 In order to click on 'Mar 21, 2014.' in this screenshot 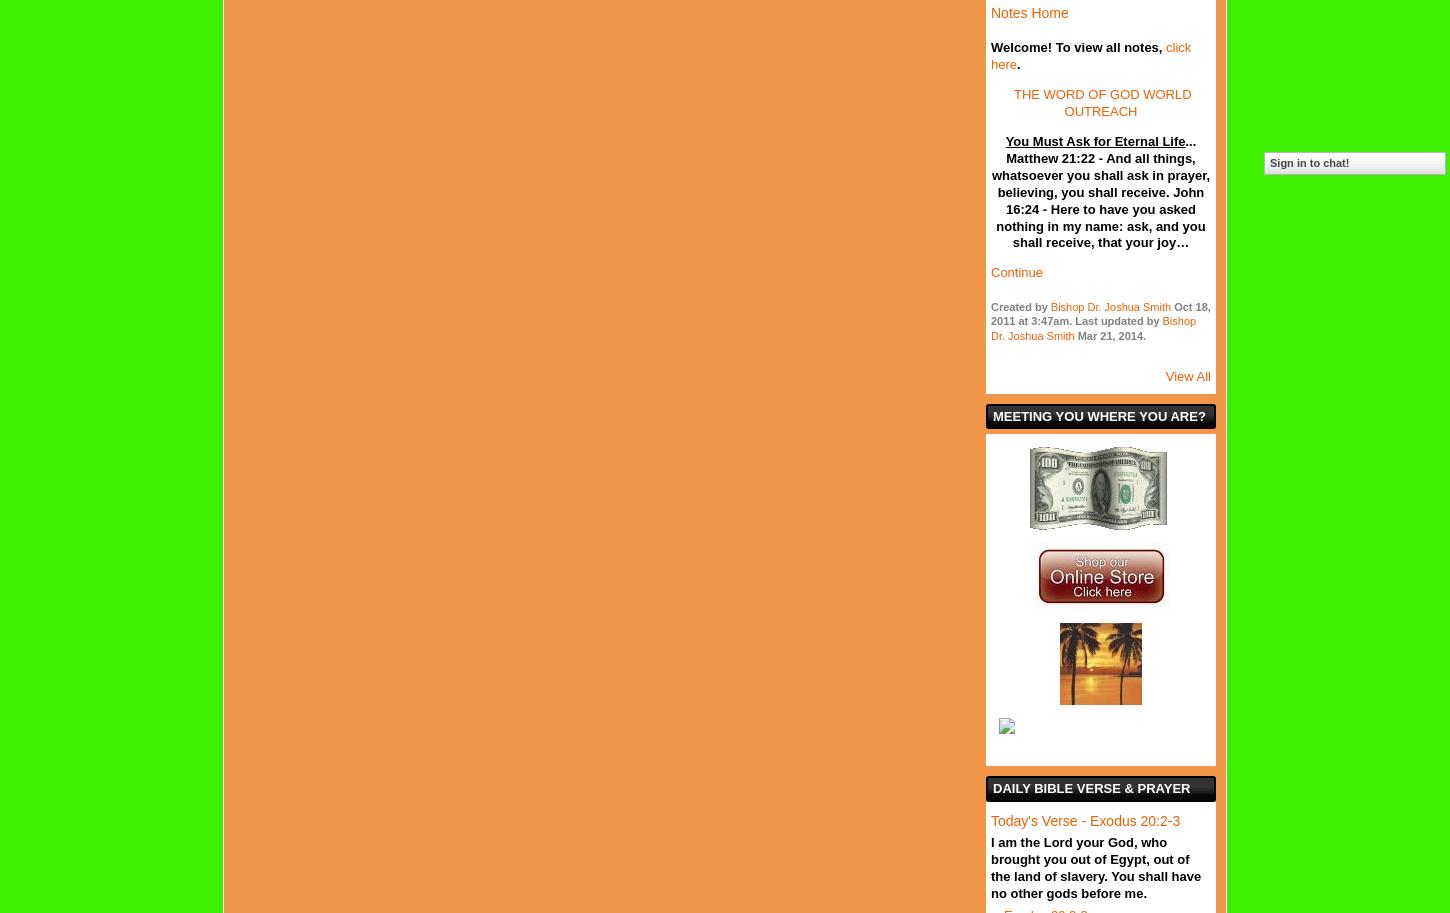, I will do `click(1108, 334)`.